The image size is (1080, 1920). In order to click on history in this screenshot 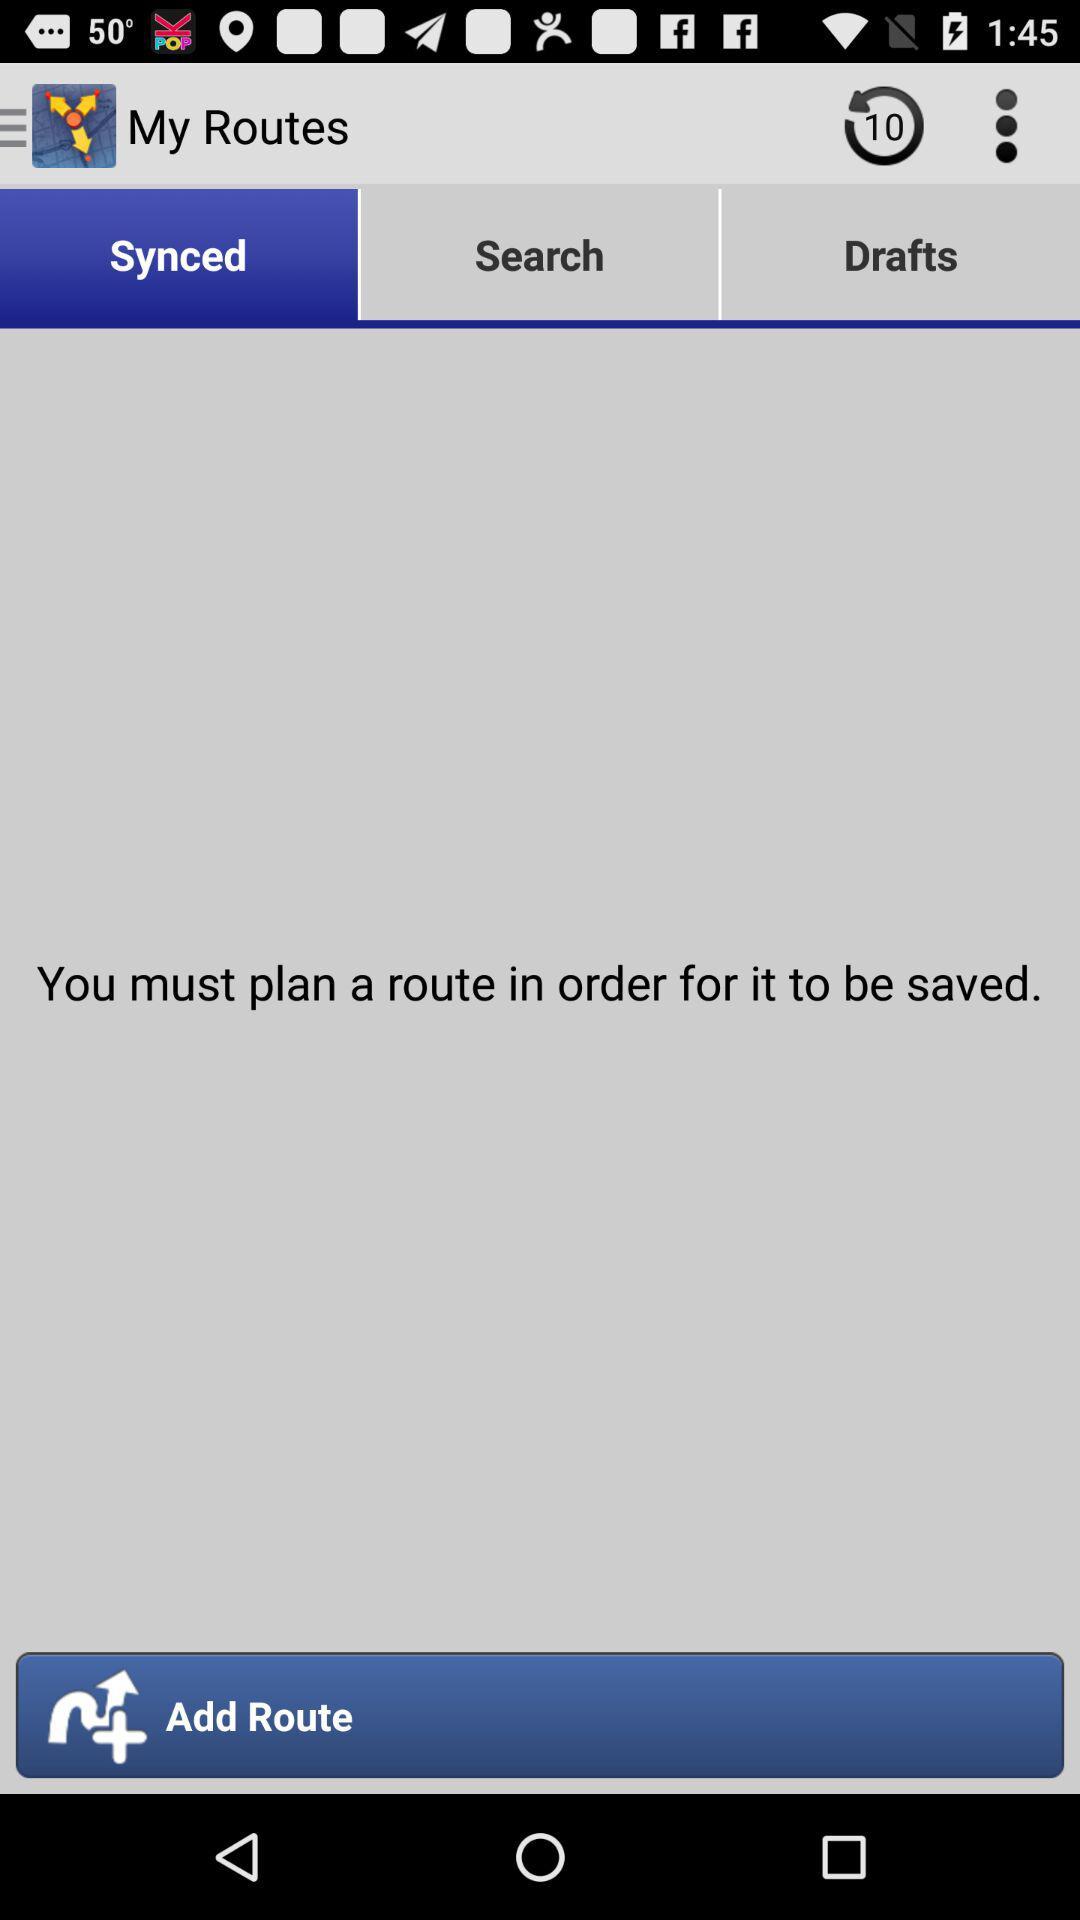, I will do `click(883, 124)`.